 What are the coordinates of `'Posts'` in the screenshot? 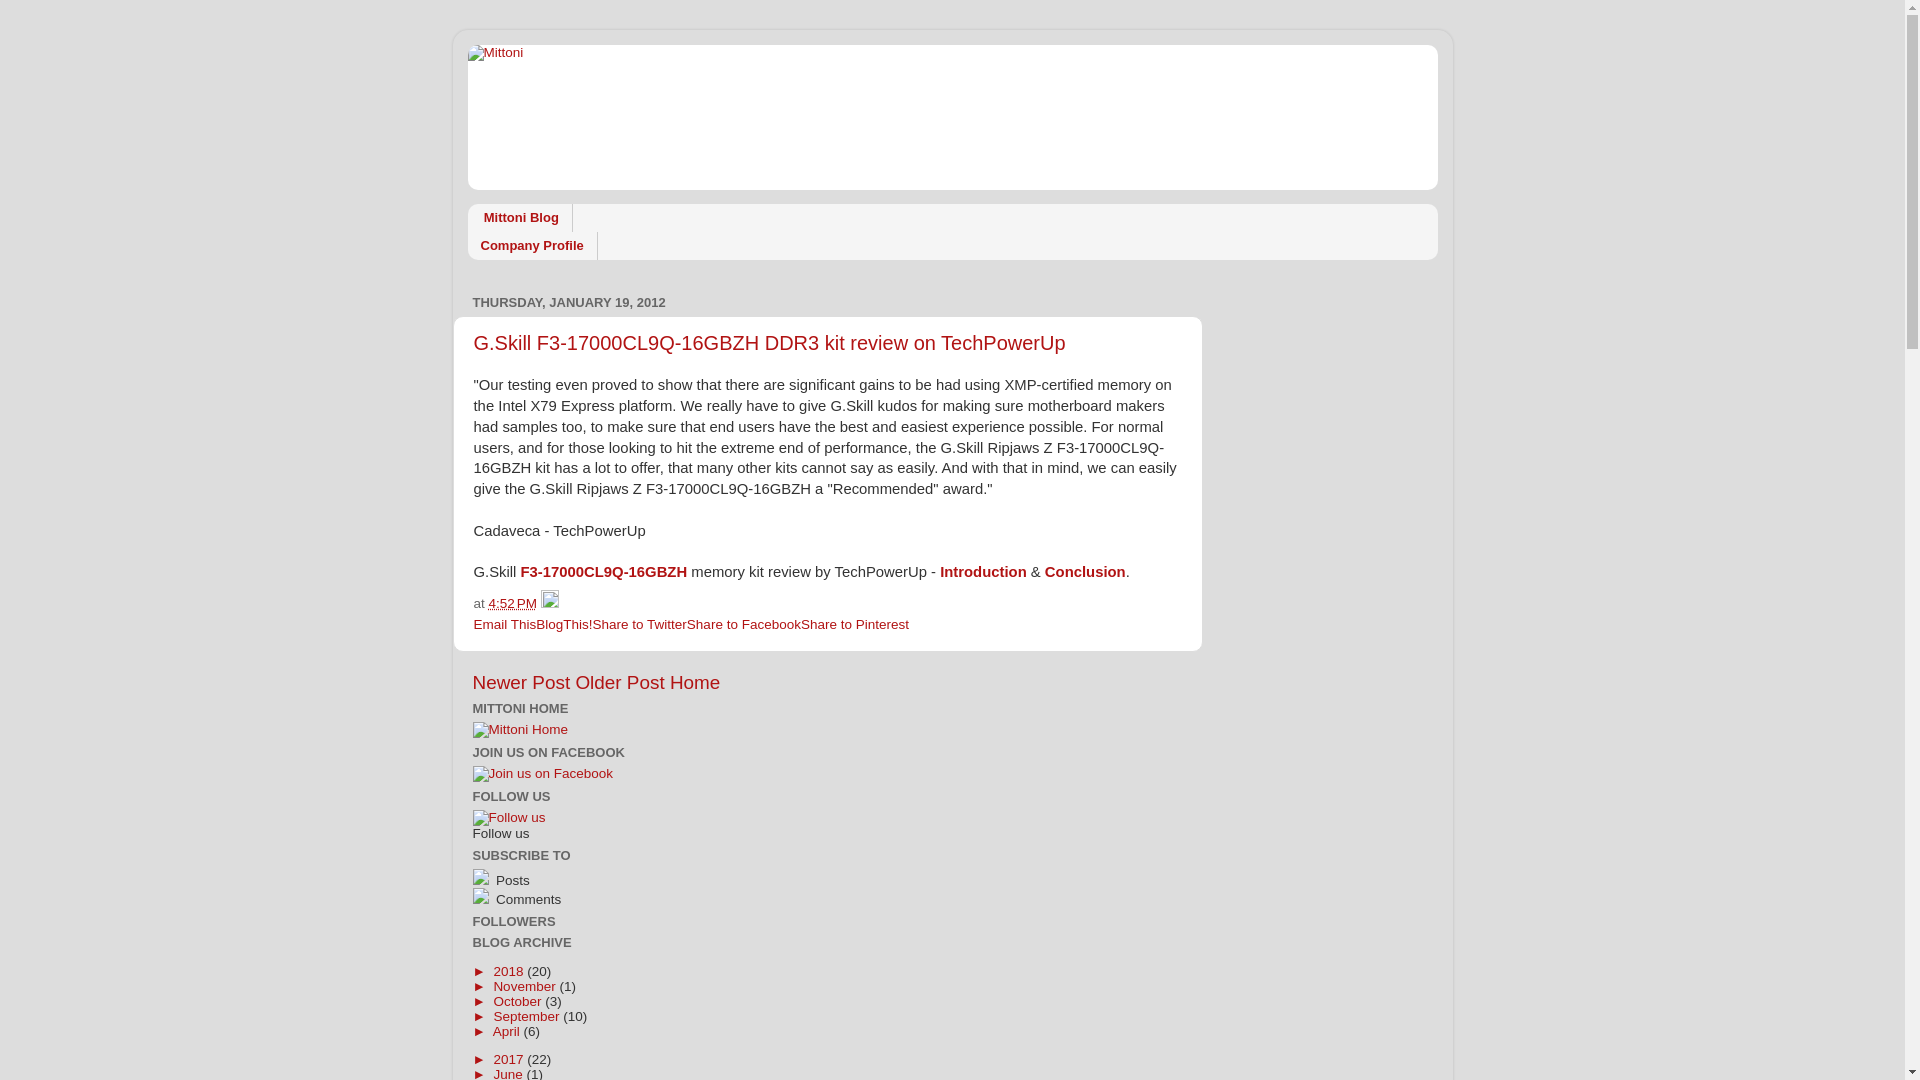 It's located at (595, 877).